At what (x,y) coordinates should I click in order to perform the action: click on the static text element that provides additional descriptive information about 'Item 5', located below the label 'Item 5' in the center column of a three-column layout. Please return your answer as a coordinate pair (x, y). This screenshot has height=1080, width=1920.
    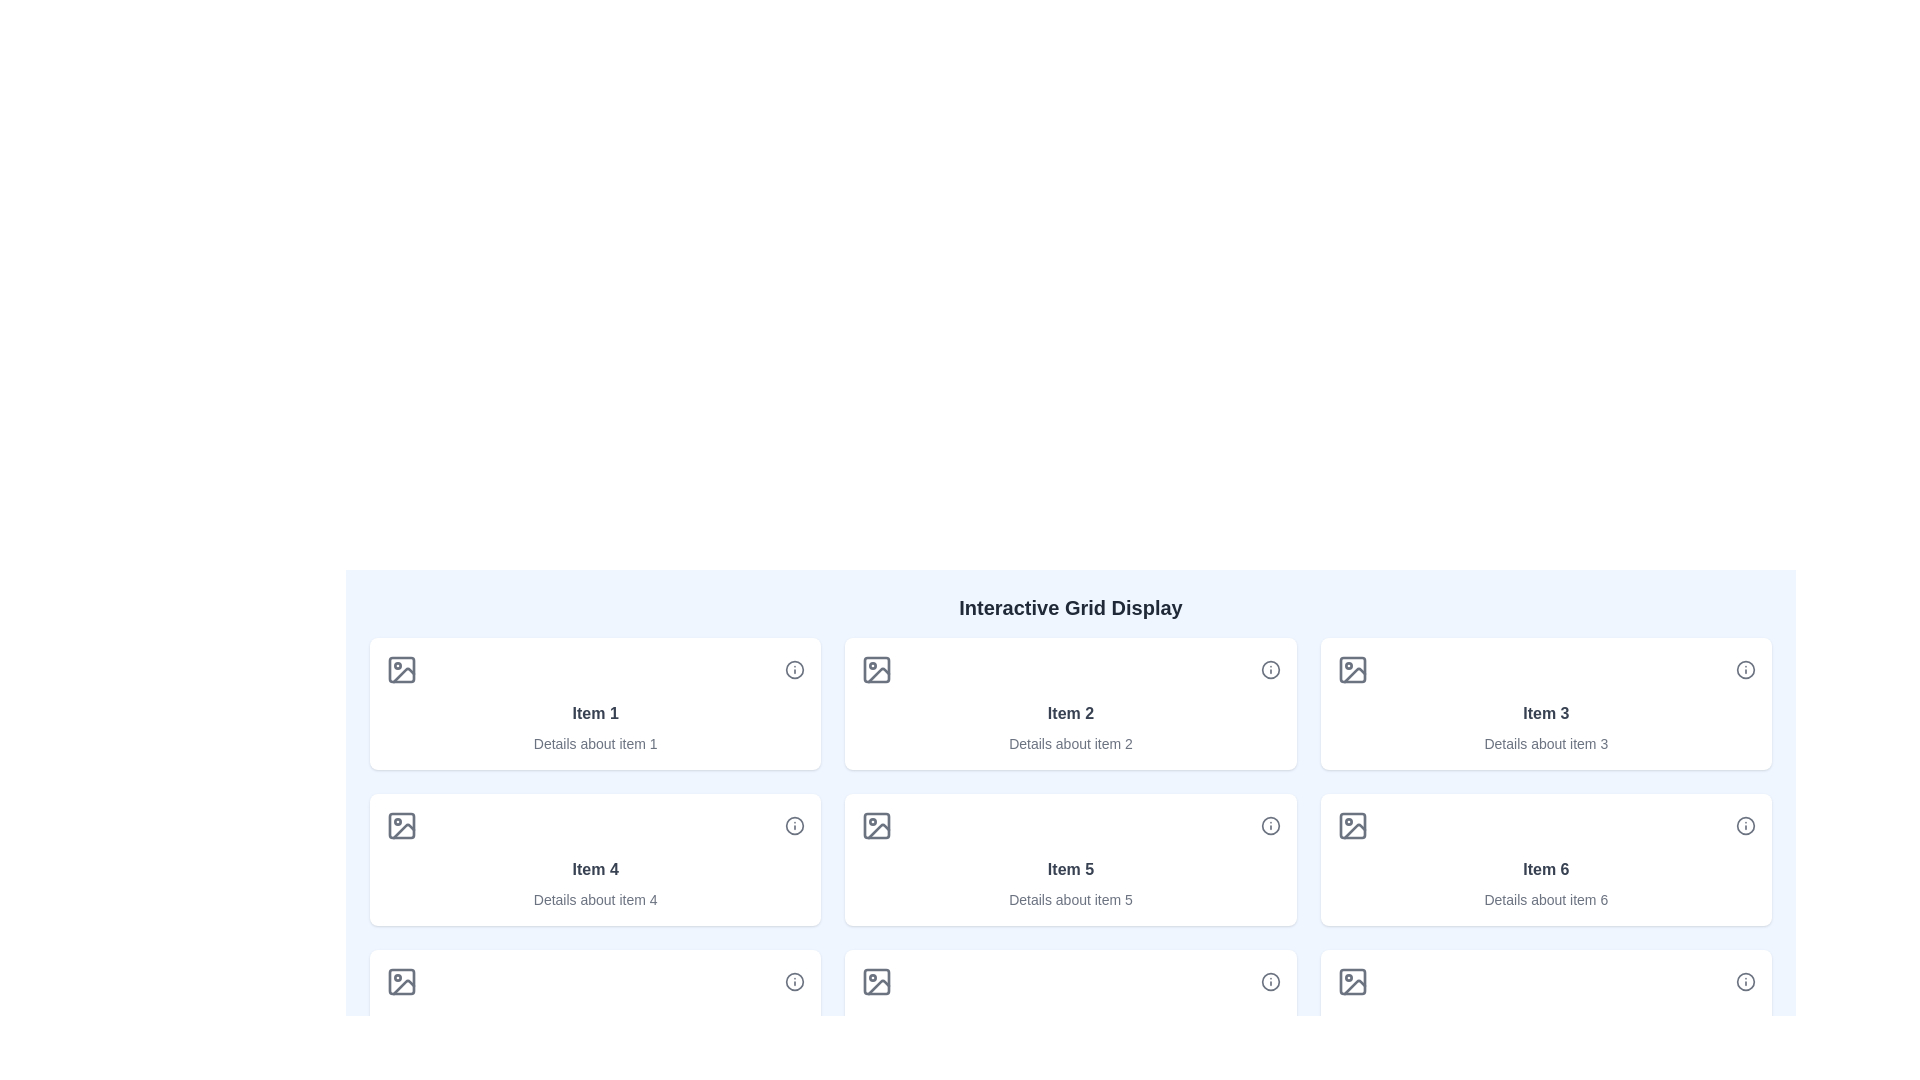
    Looking at the image, I should click on (1069, 898).